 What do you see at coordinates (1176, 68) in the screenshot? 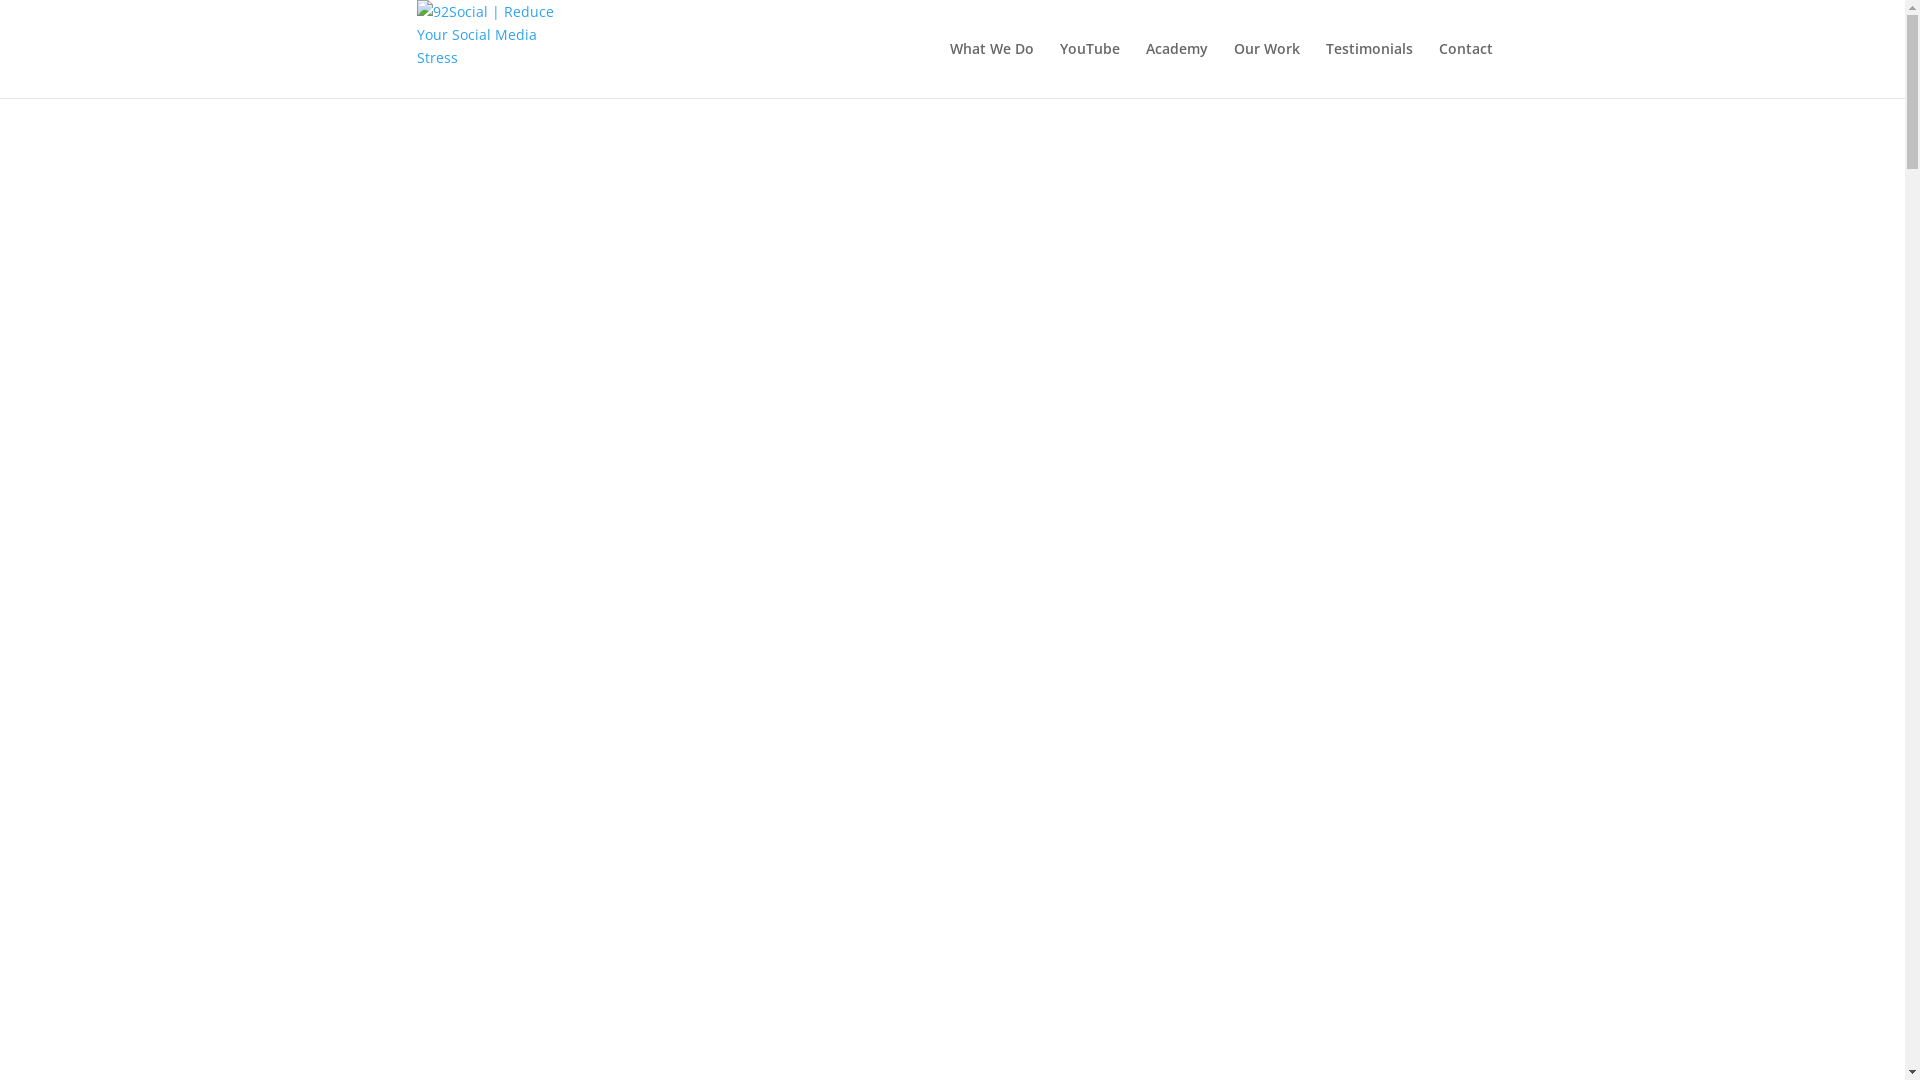
I see `'Academy'` at bounding box center [1176, 68].